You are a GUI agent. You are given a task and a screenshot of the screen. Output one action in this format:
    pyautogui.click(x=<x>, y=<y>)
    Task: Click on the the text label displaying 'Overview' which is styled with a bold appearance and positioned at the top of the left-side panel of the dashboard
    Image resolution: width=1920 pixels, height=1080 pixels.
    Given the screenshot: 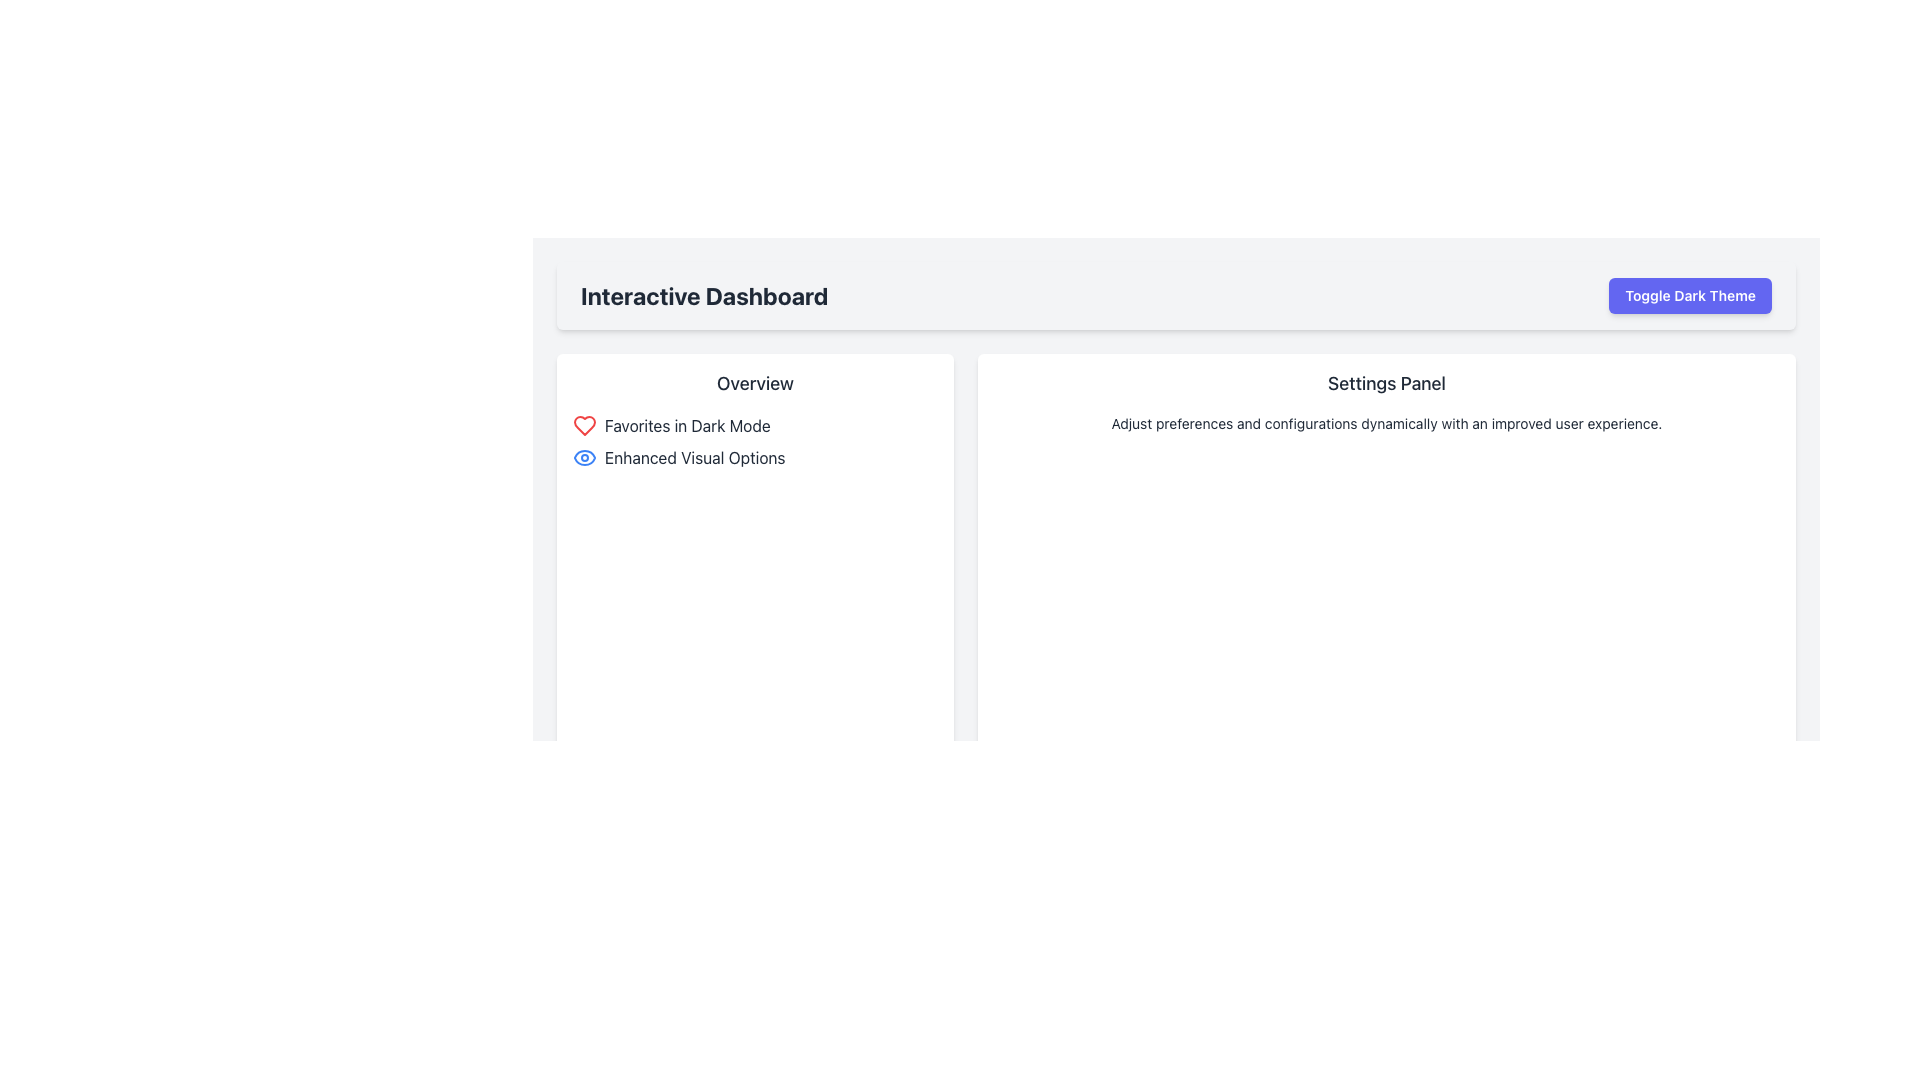 What is the action you would take?
    pyautogui.click(x=754, y=384)
    